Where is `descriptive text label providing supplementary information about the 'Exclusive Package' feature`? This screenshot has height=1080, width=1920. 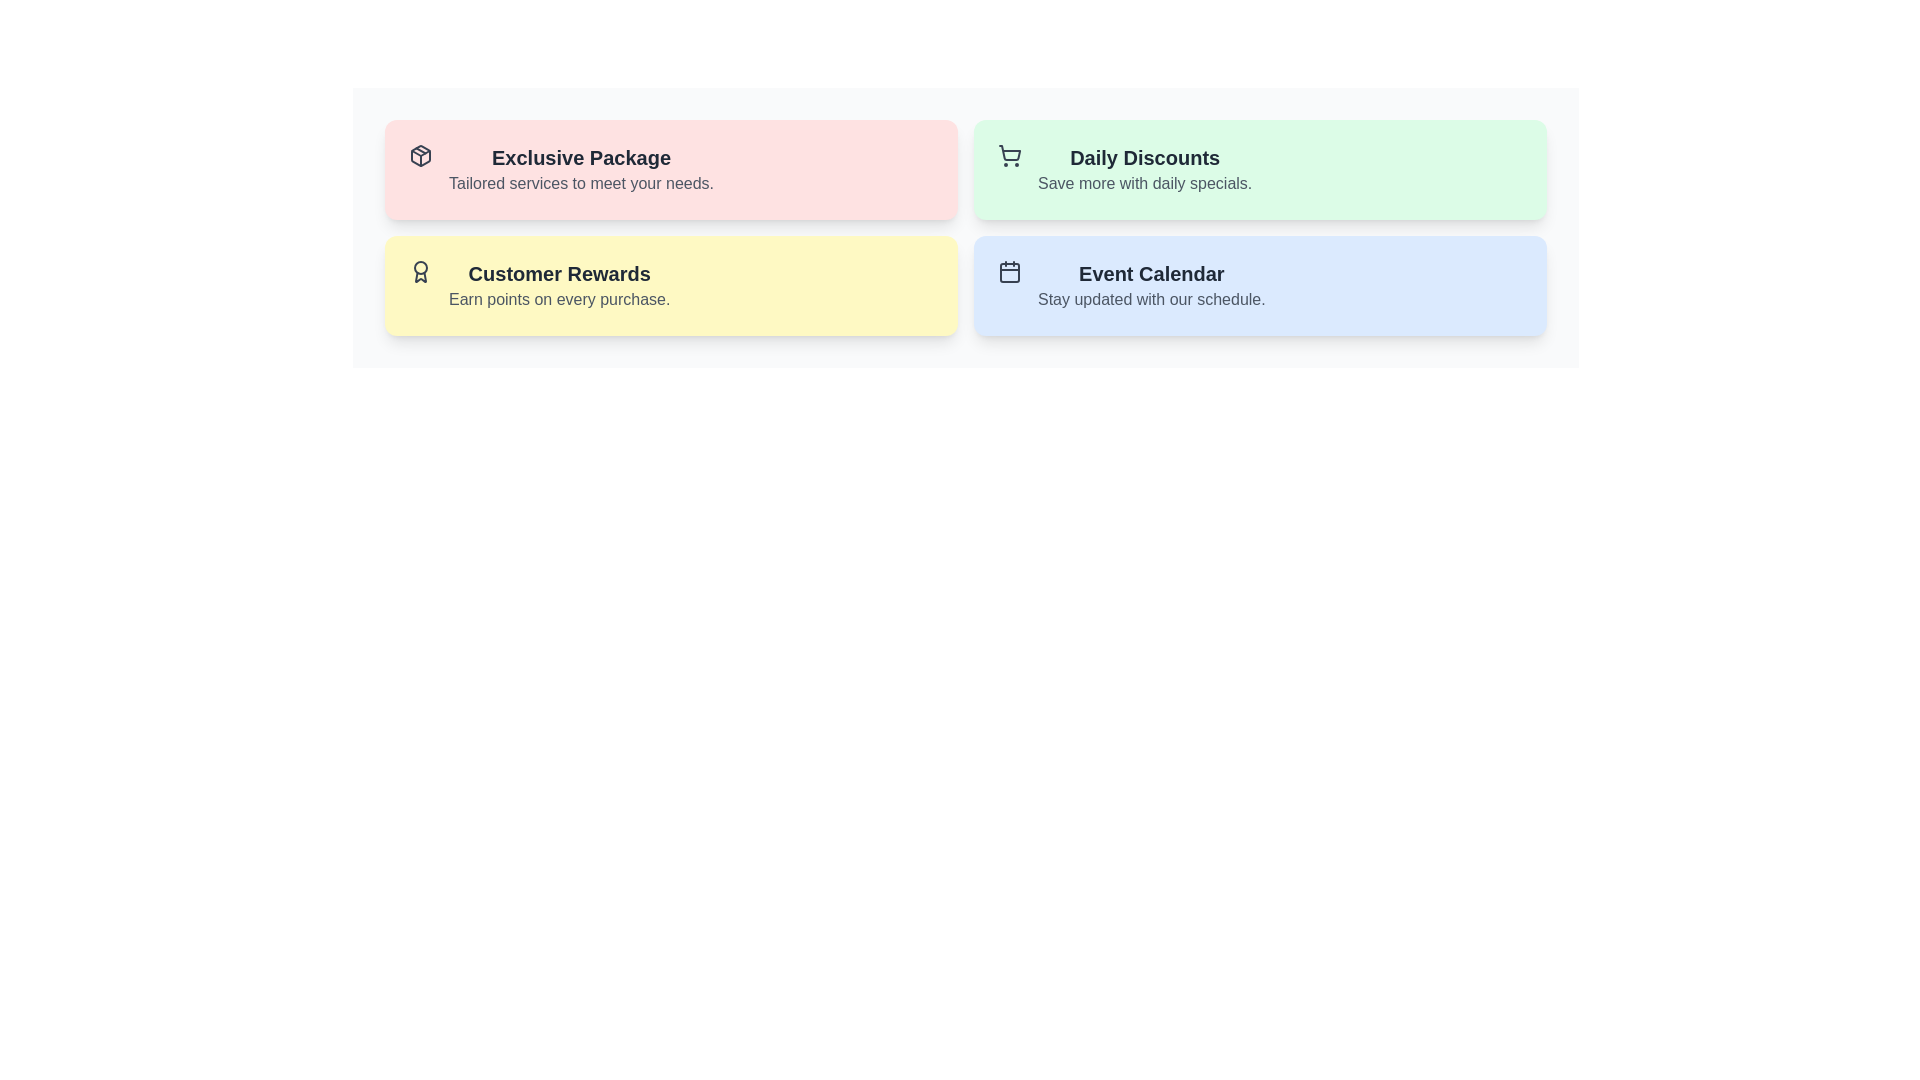 descriptive text label providing supplementary information about the 'Exclusive Package' feature is located at coordinates (580, 184).